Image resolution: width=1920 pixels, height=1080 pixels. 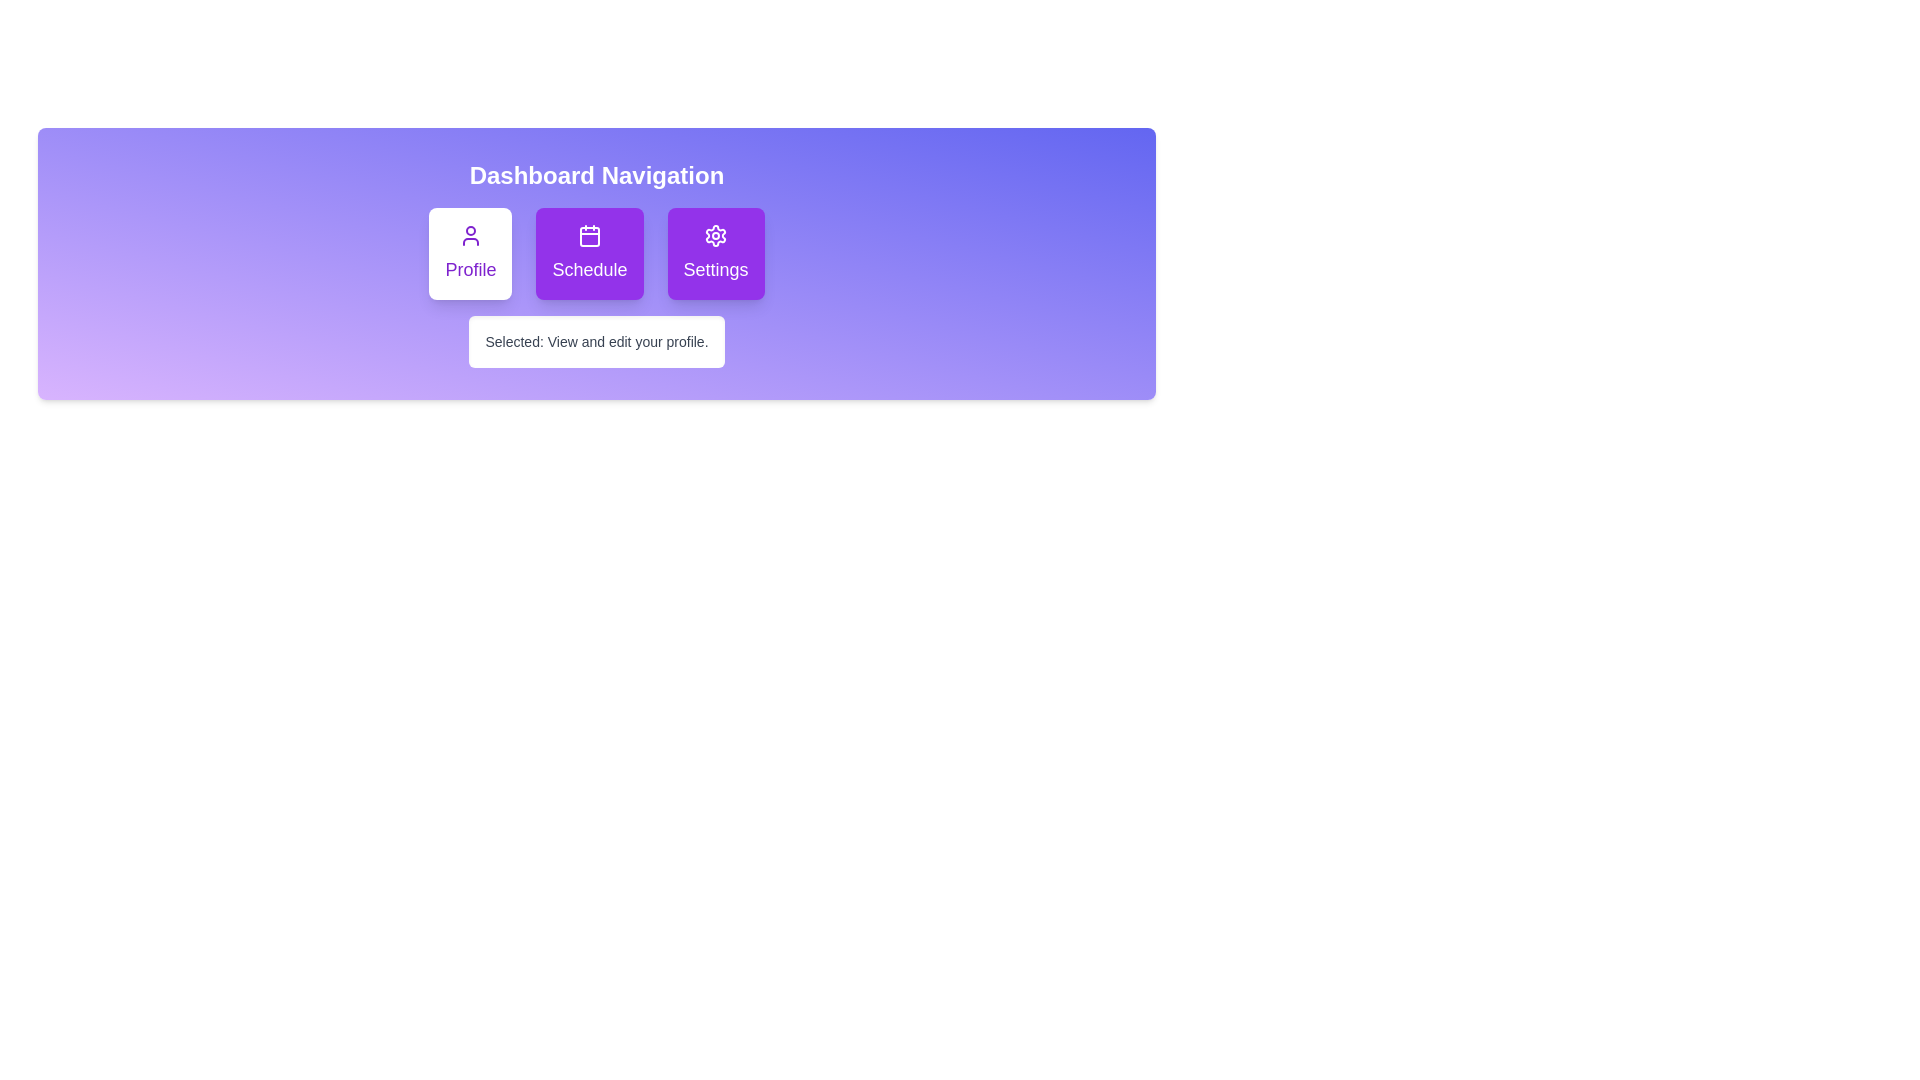 What do you see at coordinates (715, 234) in the screenshot?
I see `the 'Settings' navigation button icon, which is the third option in the dashboard navigation` at bounding box center [715, 234].